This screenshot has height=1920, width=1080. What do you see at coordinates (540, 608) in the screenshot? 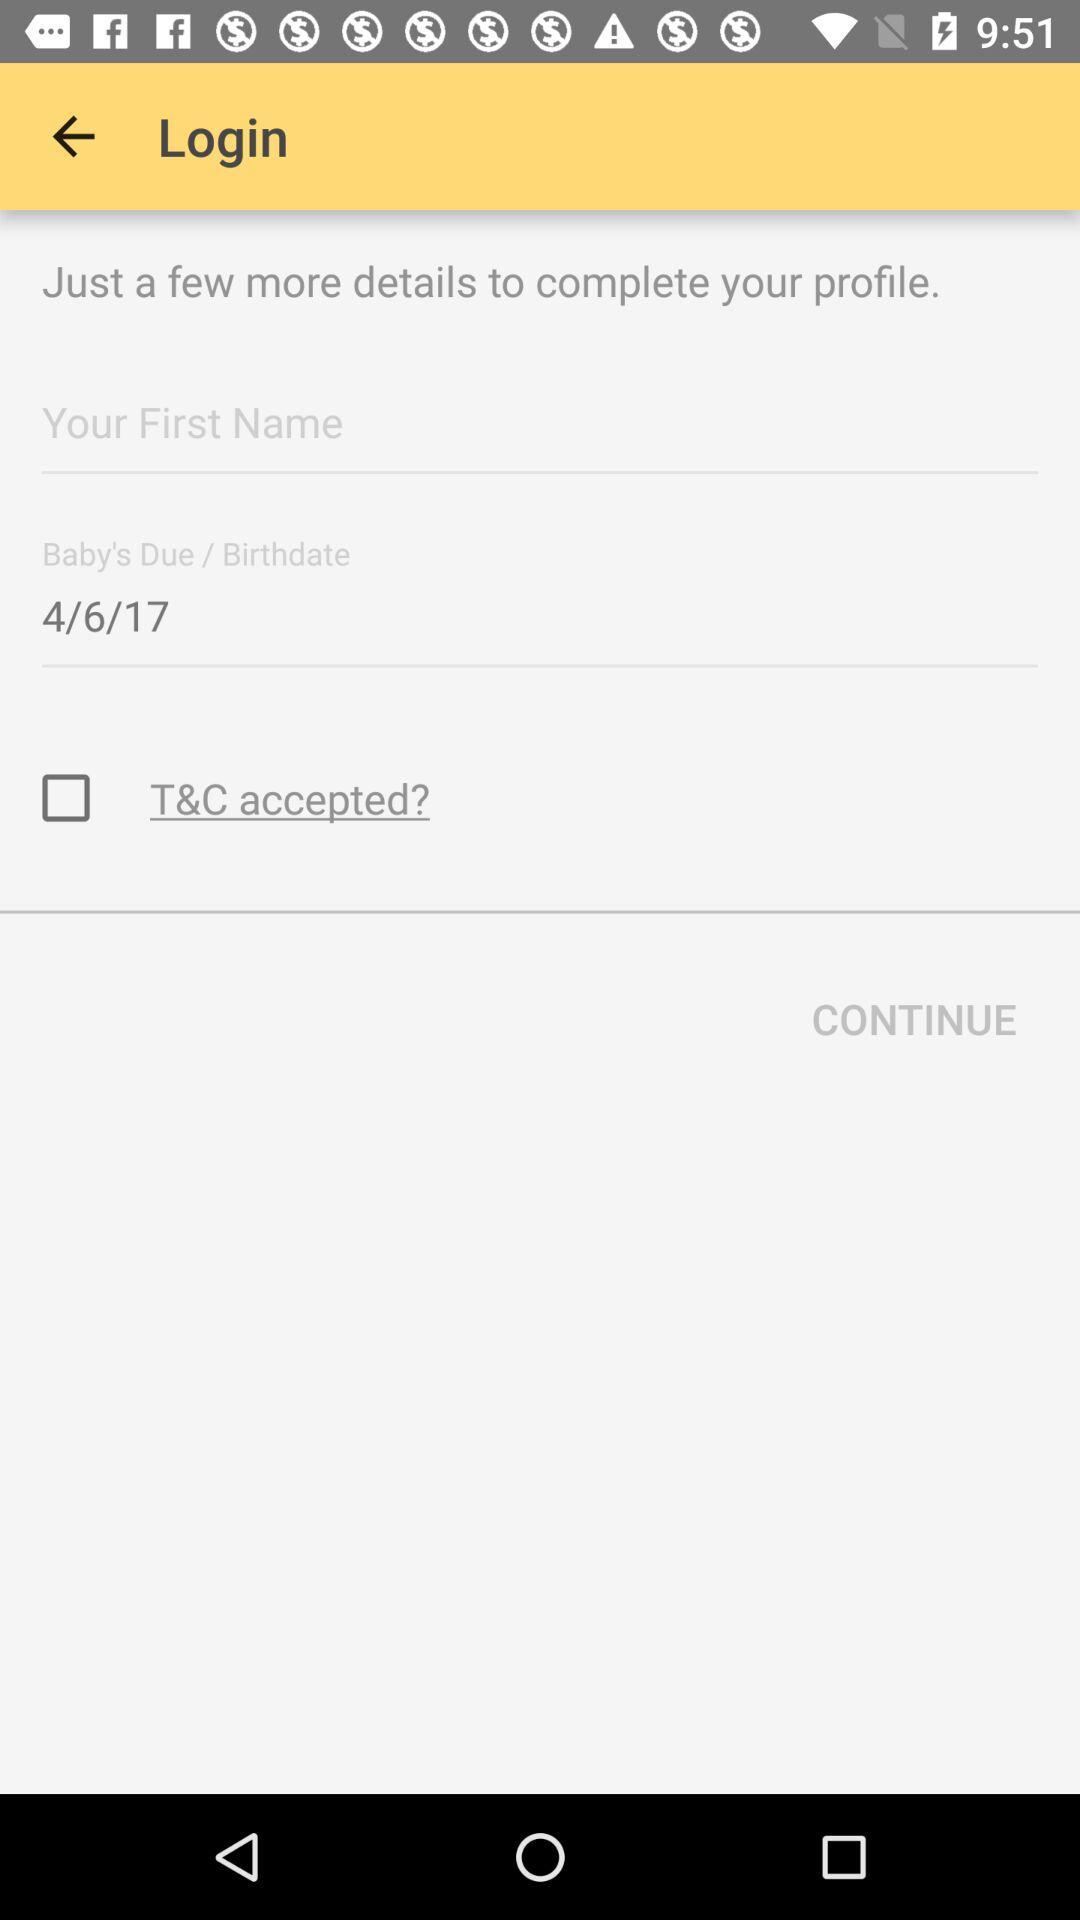
I see `the 4/6/17 item` at bounding box center [540, 608].